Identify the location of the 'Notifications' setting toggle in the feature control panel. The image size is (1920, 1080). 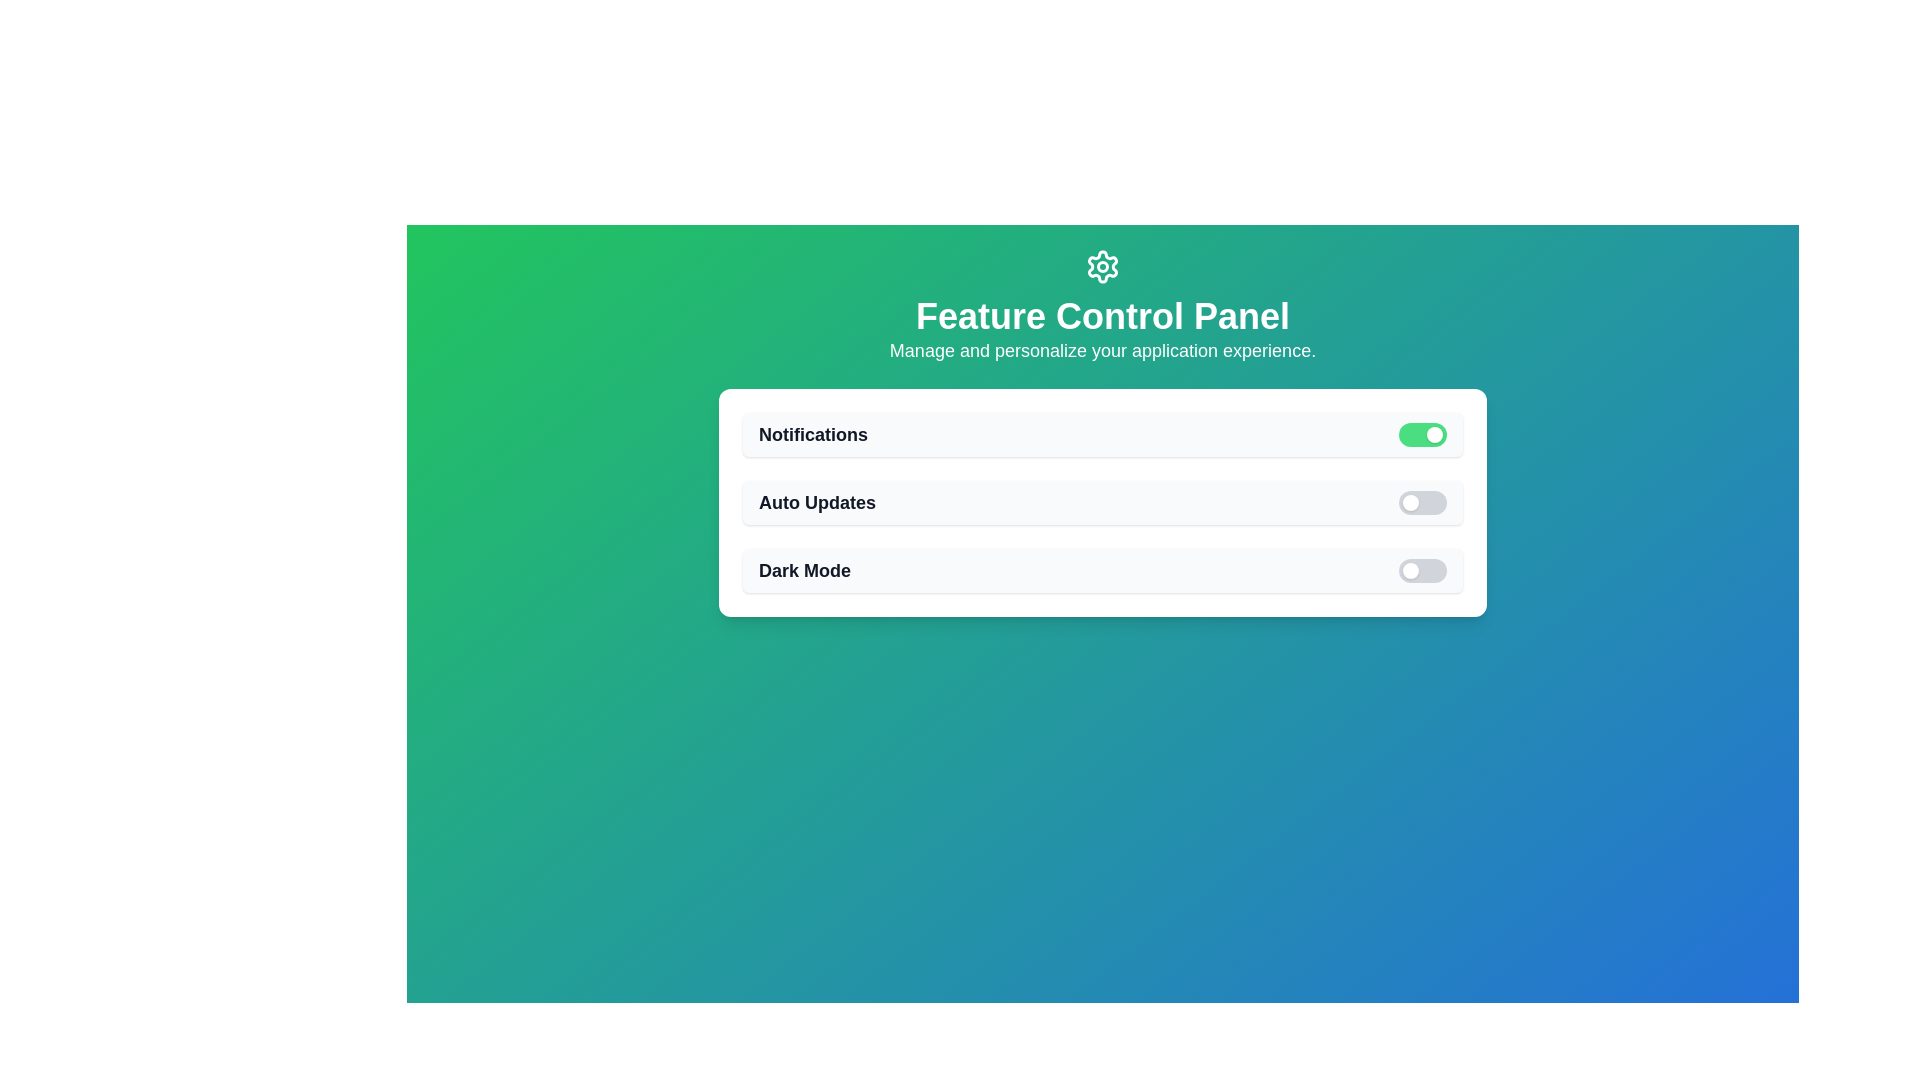
(1102, 434).